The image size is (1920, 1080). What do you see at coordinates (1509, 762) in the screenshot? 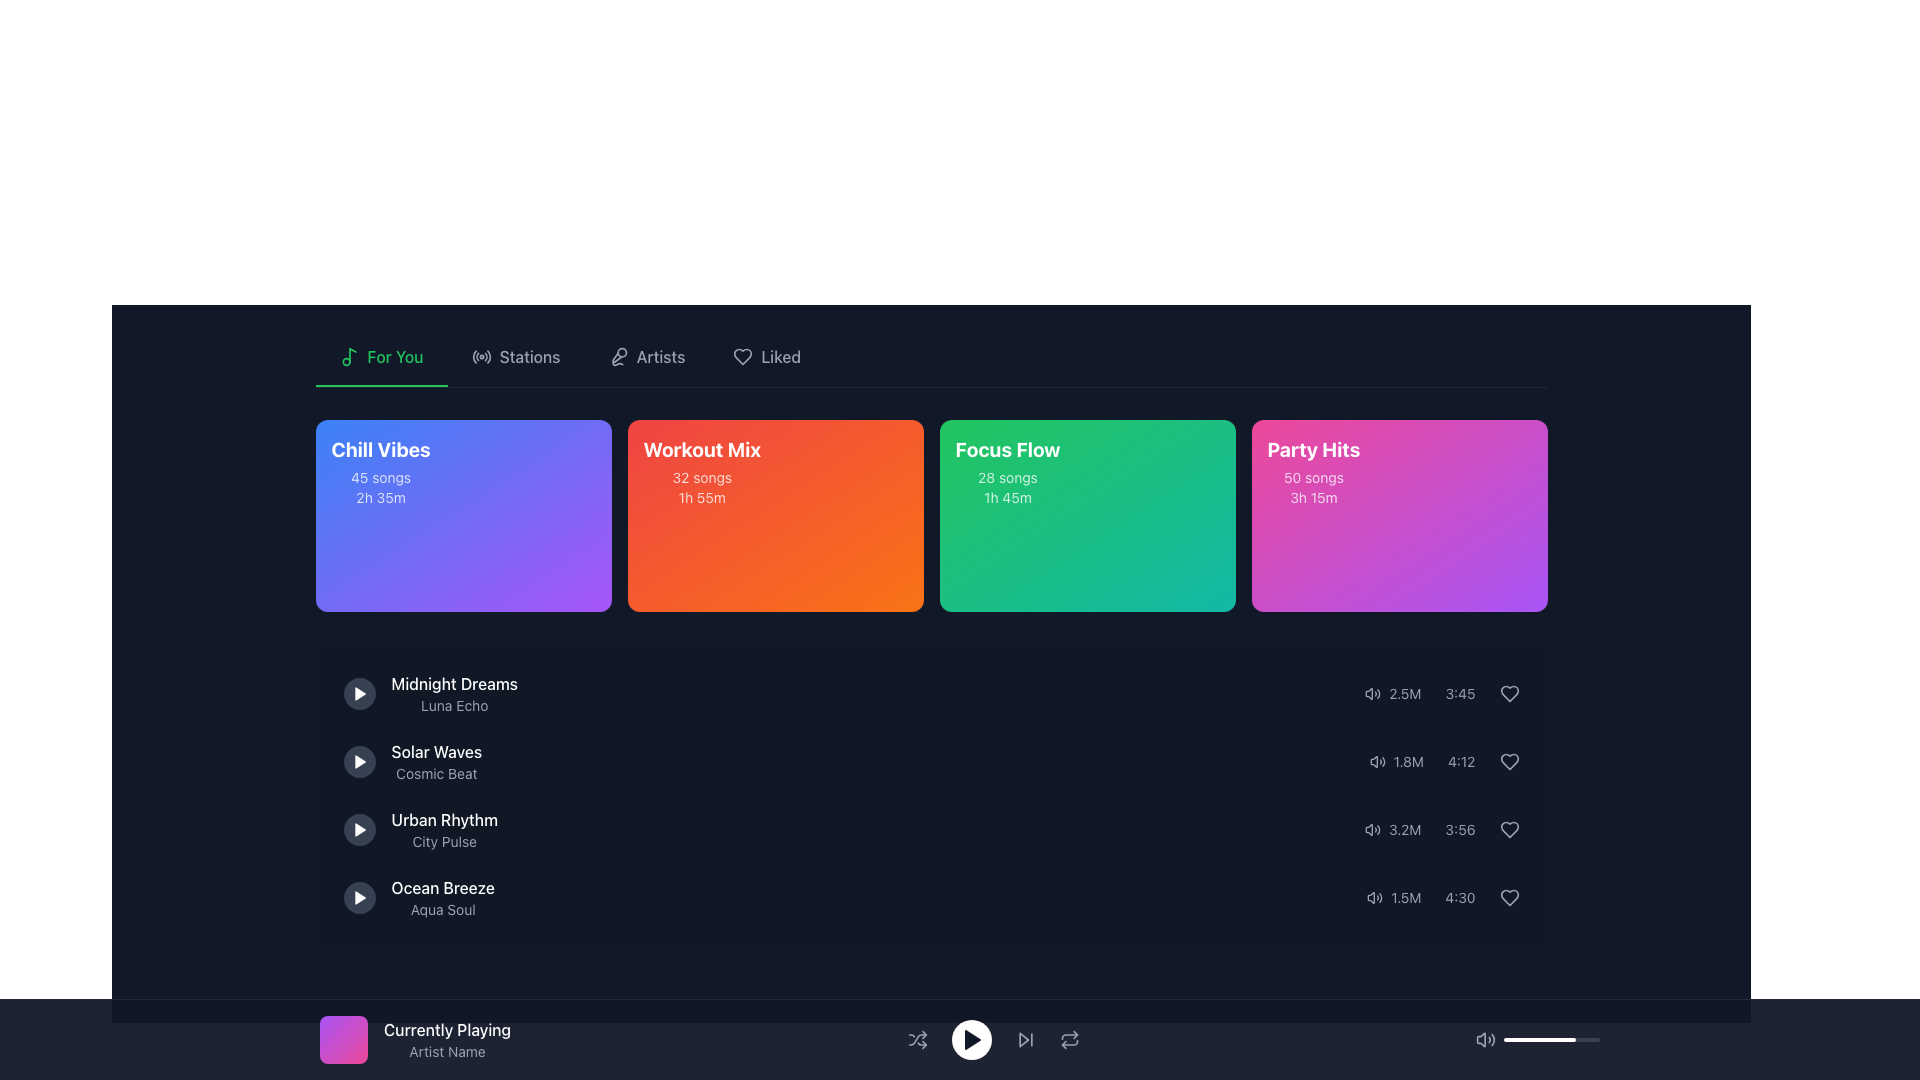
I see `the heart icon located at the bottom-right section of the interface` at bounding box center [1509, 762].